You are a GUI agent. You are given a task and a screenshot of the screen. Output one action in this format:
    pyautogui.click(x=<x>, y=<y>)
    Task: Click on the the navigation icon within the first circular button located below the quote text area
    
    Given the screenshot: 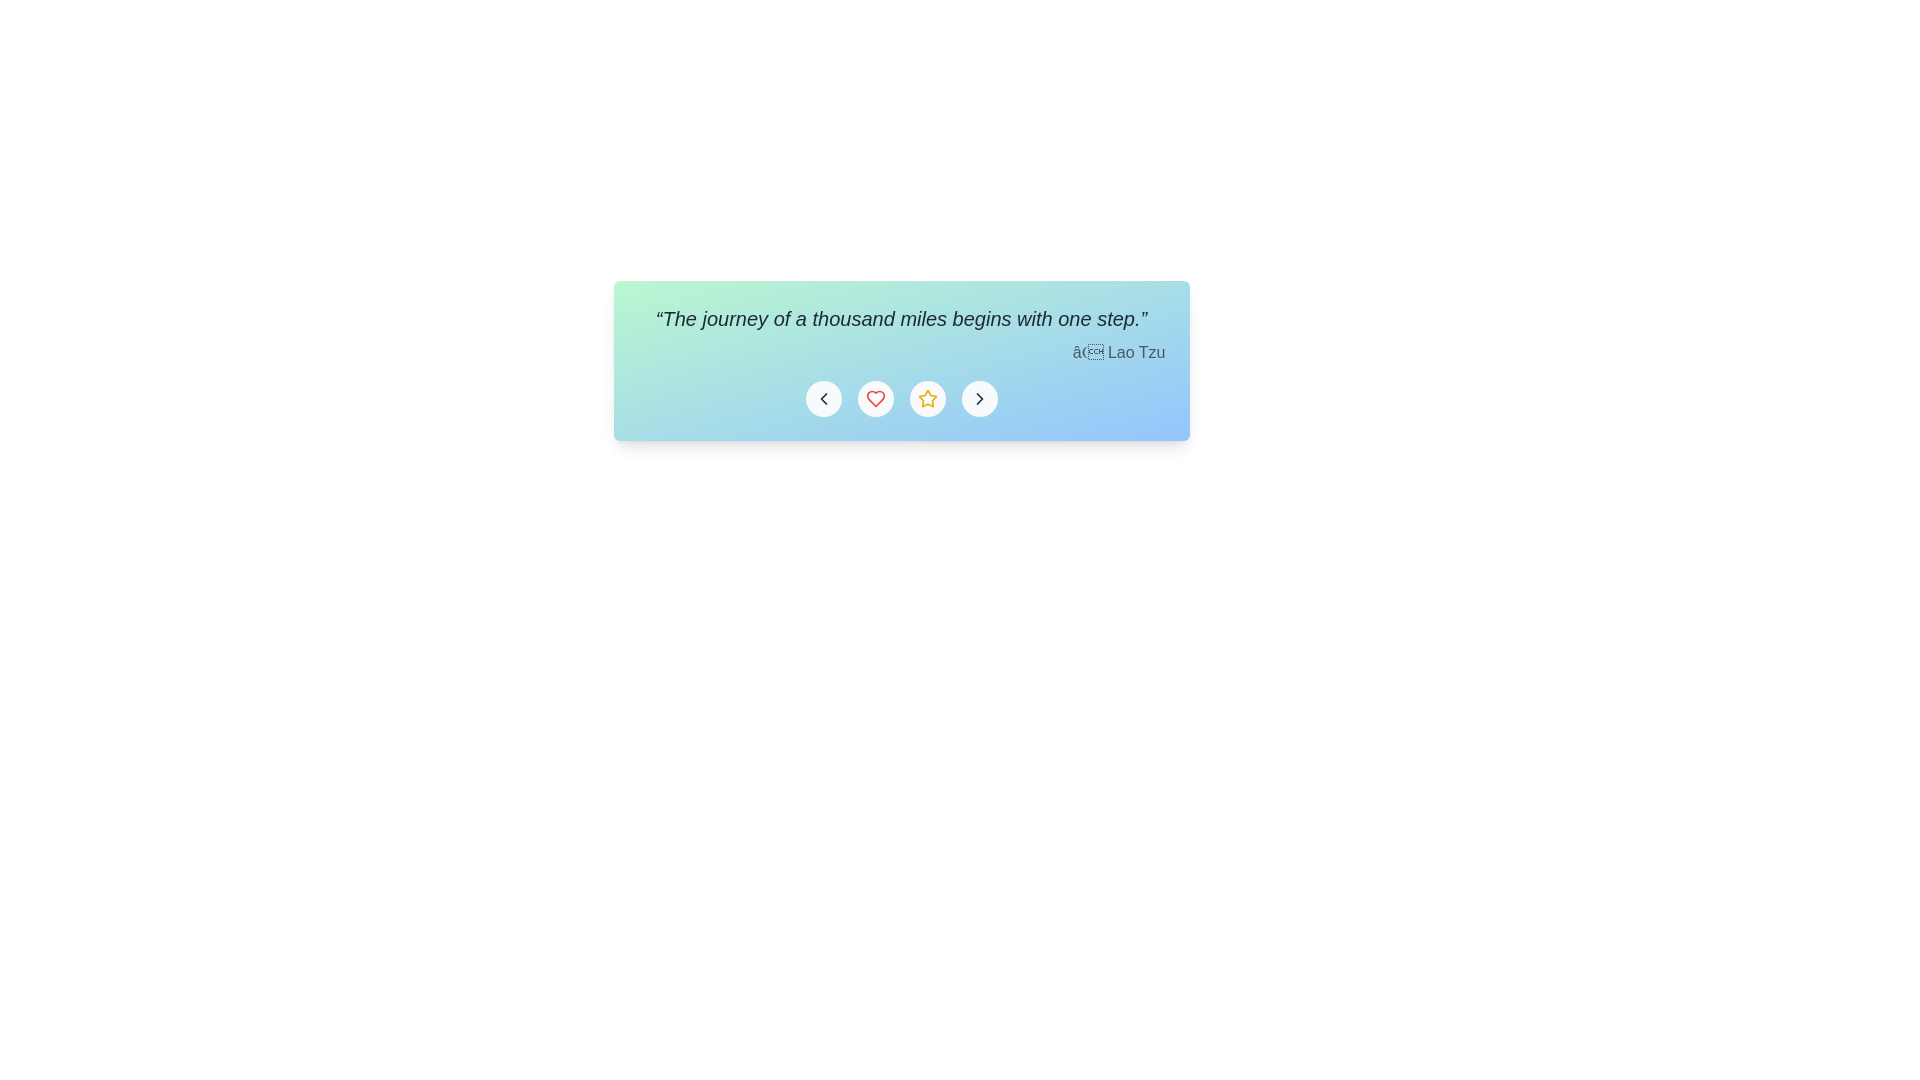 What is the action you would take?
    pyautogui.click(x=823, y=398)
    